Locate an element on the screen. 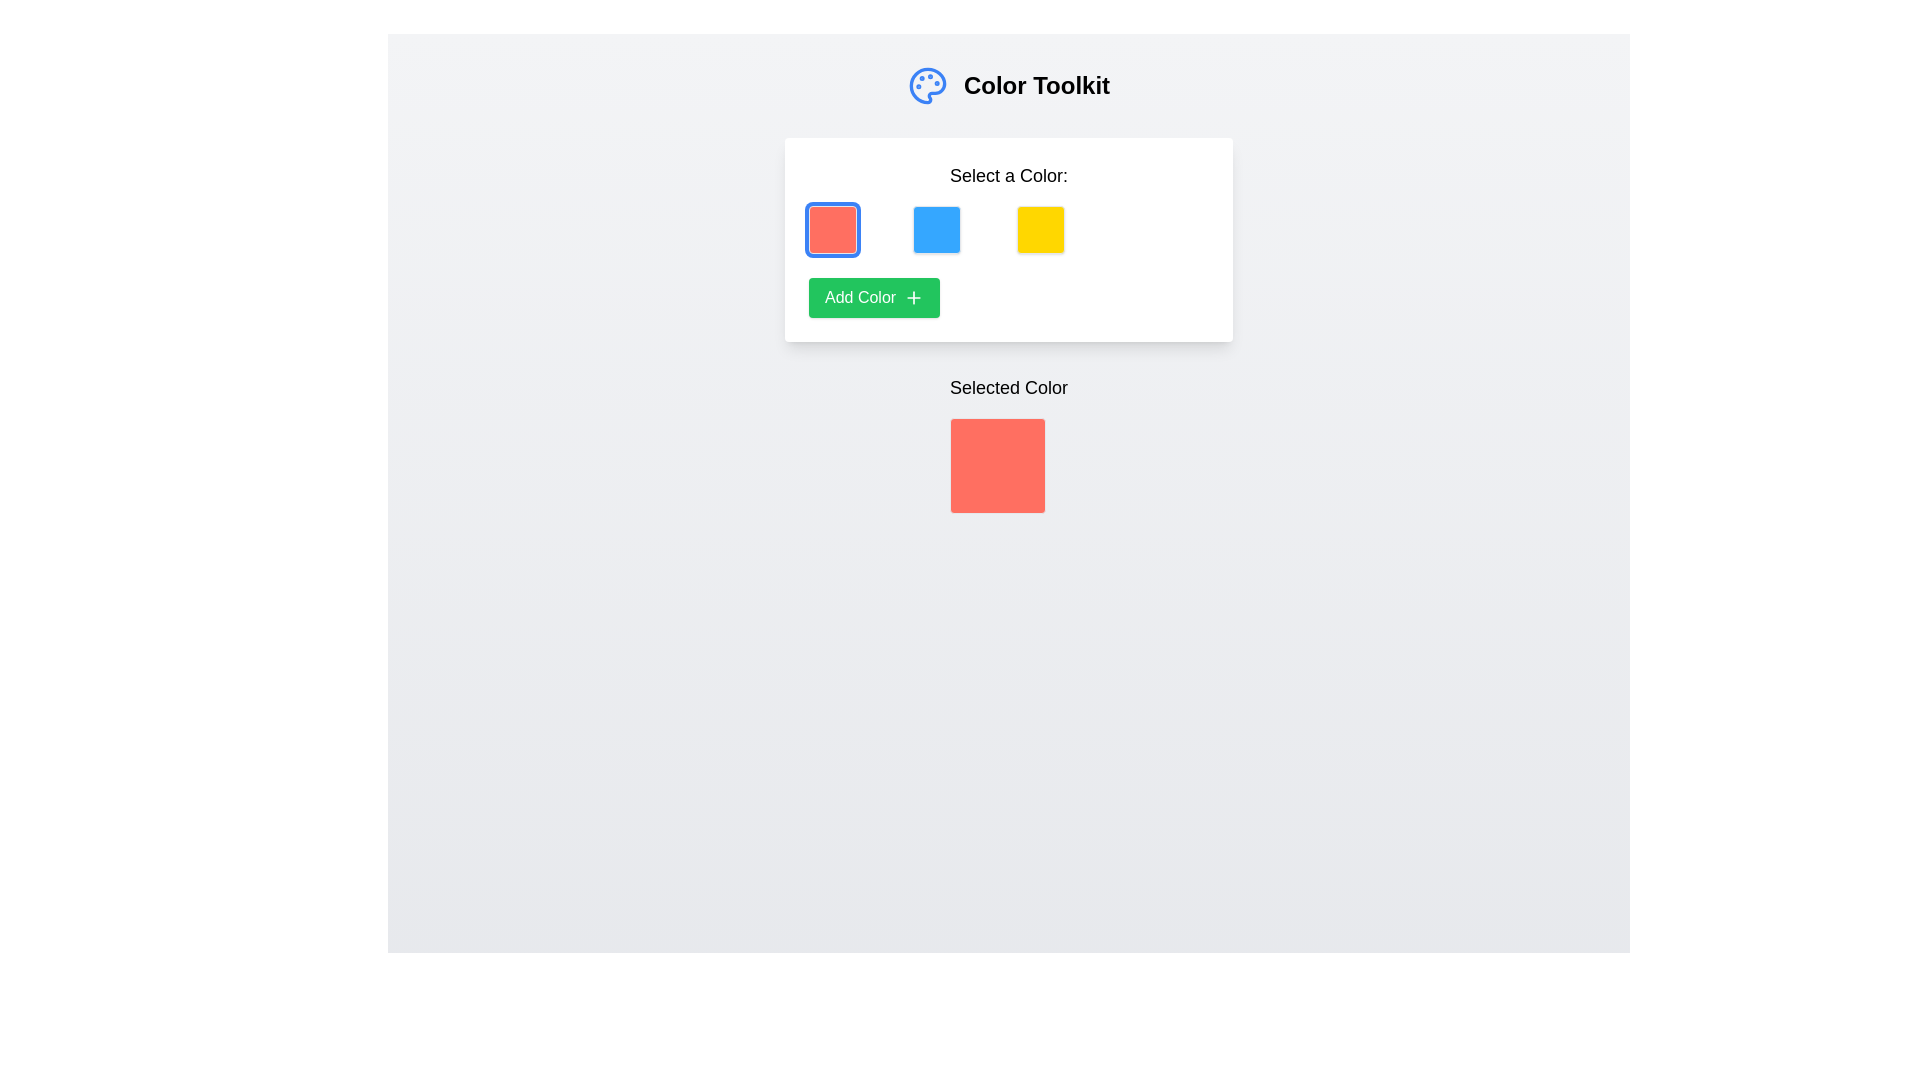  the blue square button with rounded corners, which is the second element in a horizontal grid of four buttons is located at coordinates (935, 229).